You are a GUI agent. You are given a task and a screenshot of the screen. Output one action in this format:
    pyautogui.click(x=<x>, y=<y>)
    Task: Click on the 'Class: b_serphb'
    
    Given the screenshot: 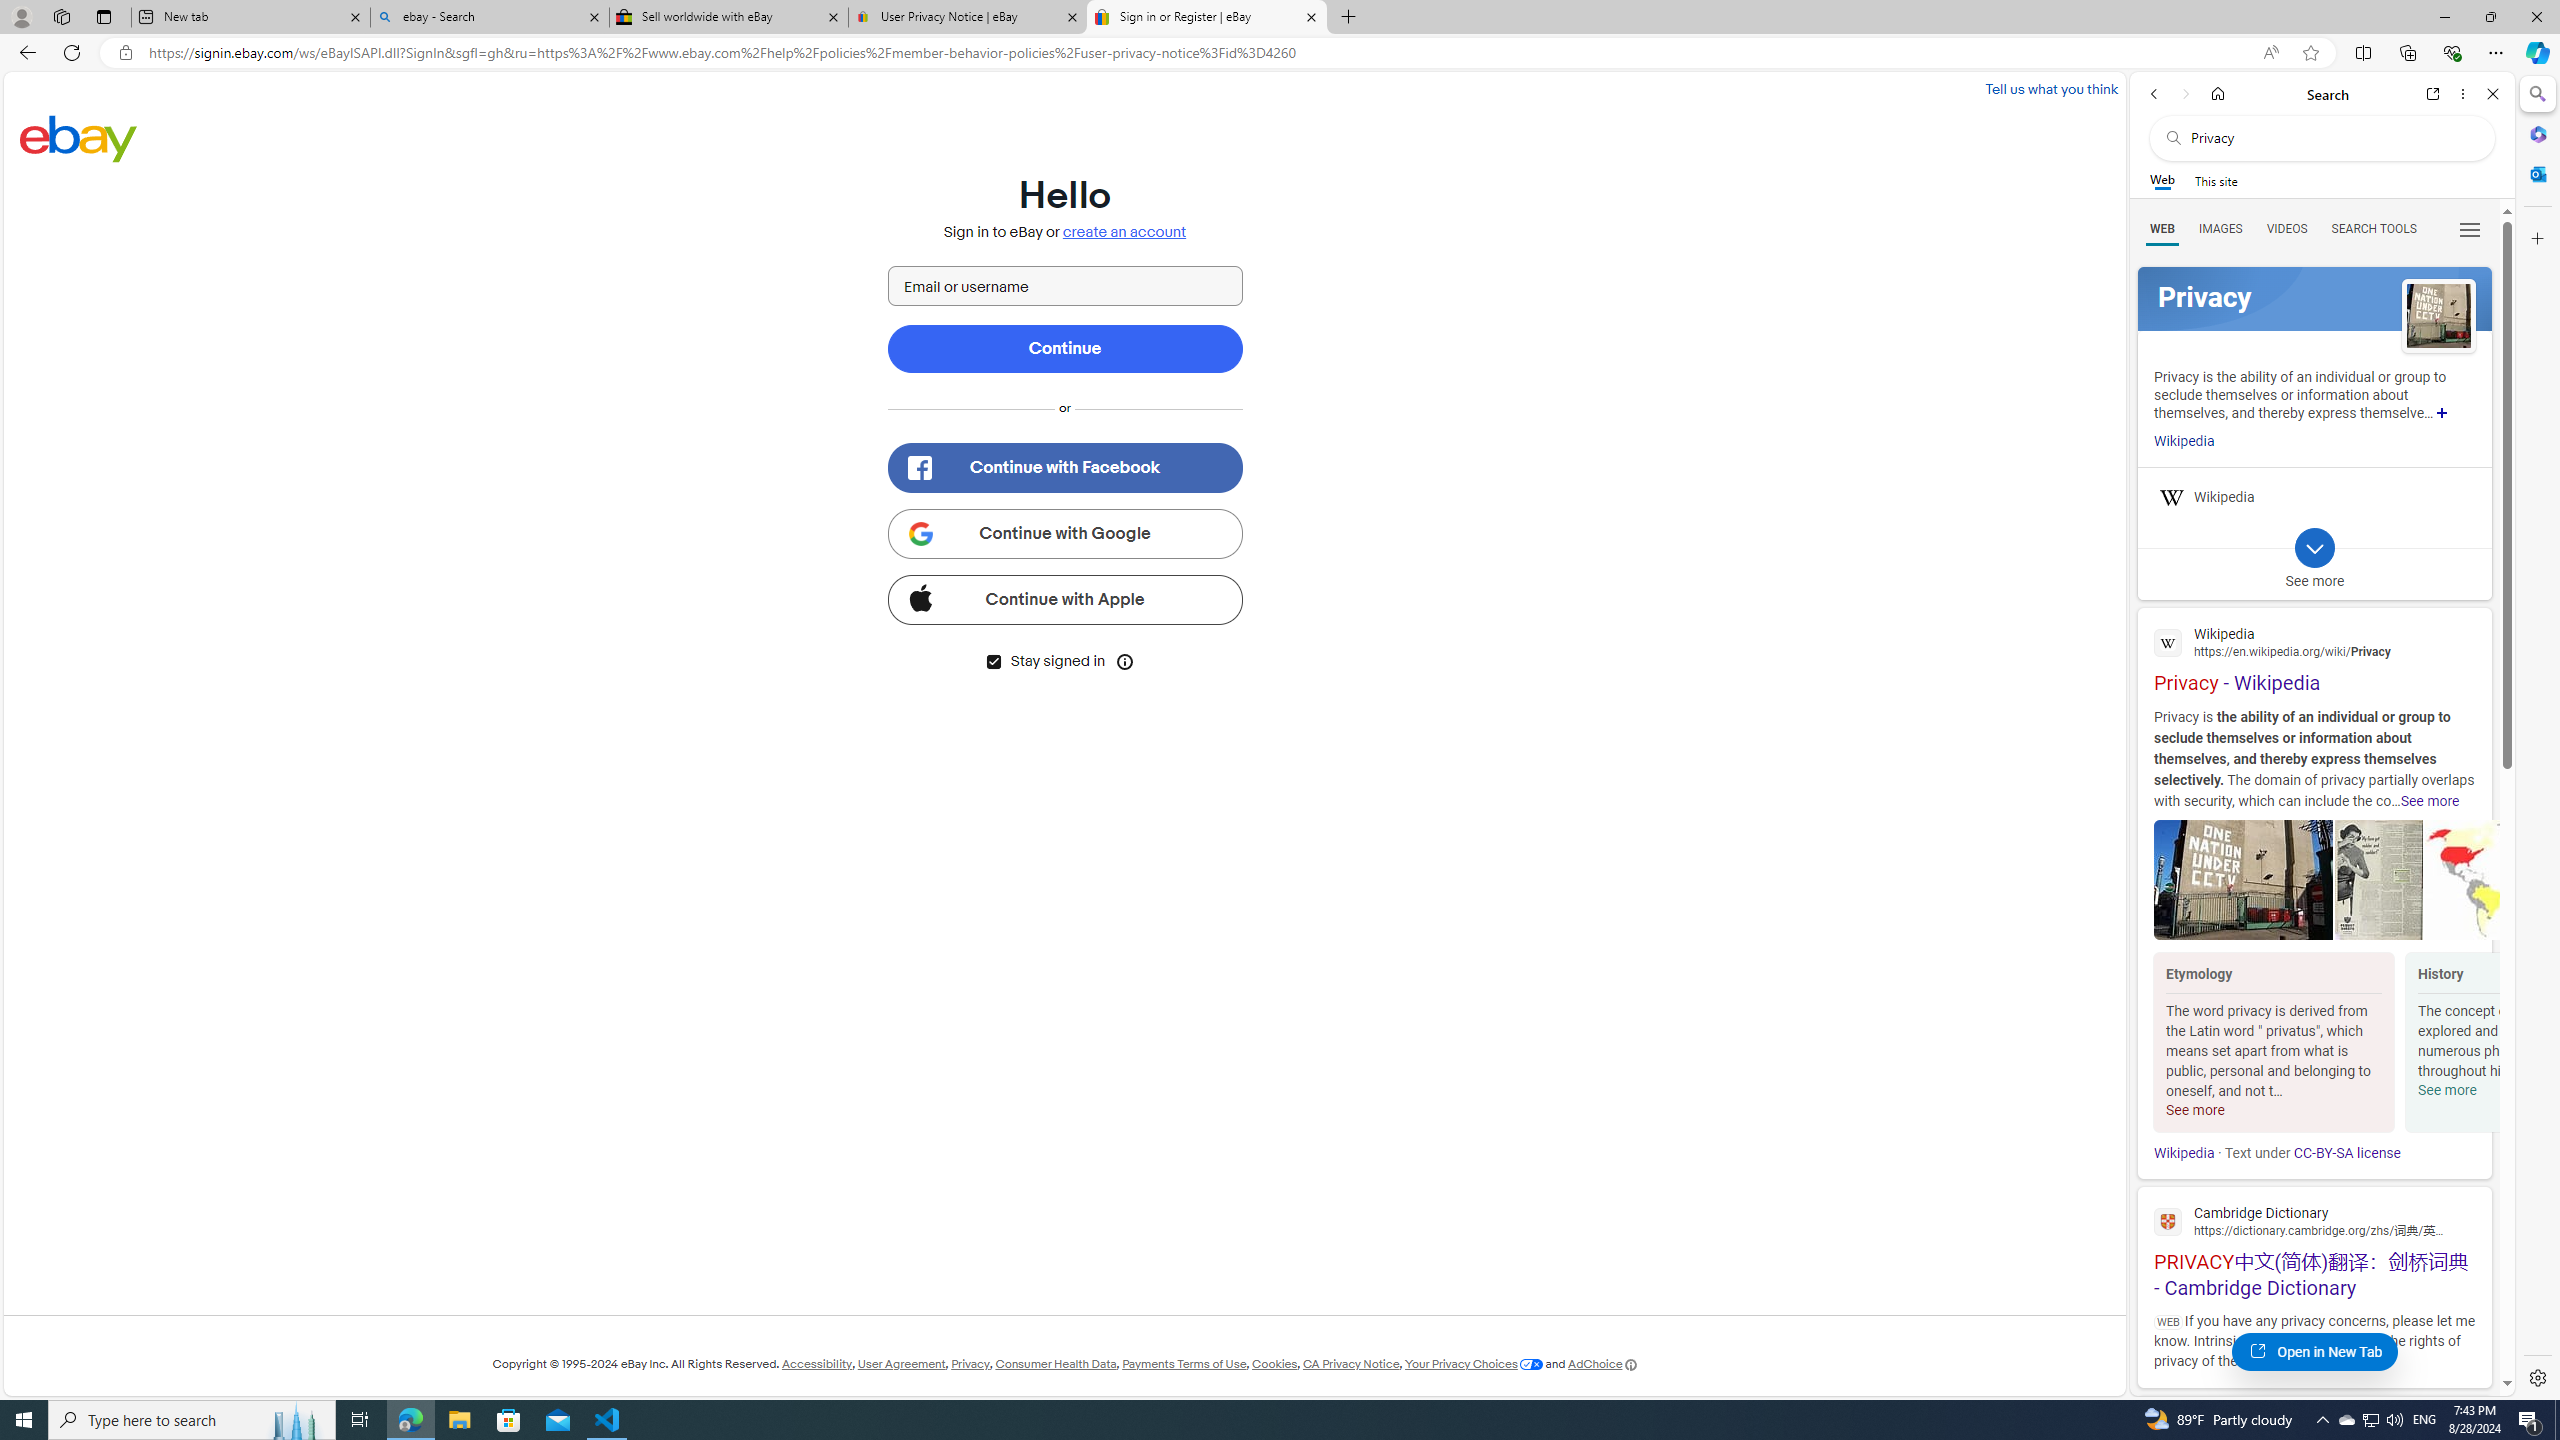 What is the action you would take?
    pyautogui.click(x=2470, y=229)
    